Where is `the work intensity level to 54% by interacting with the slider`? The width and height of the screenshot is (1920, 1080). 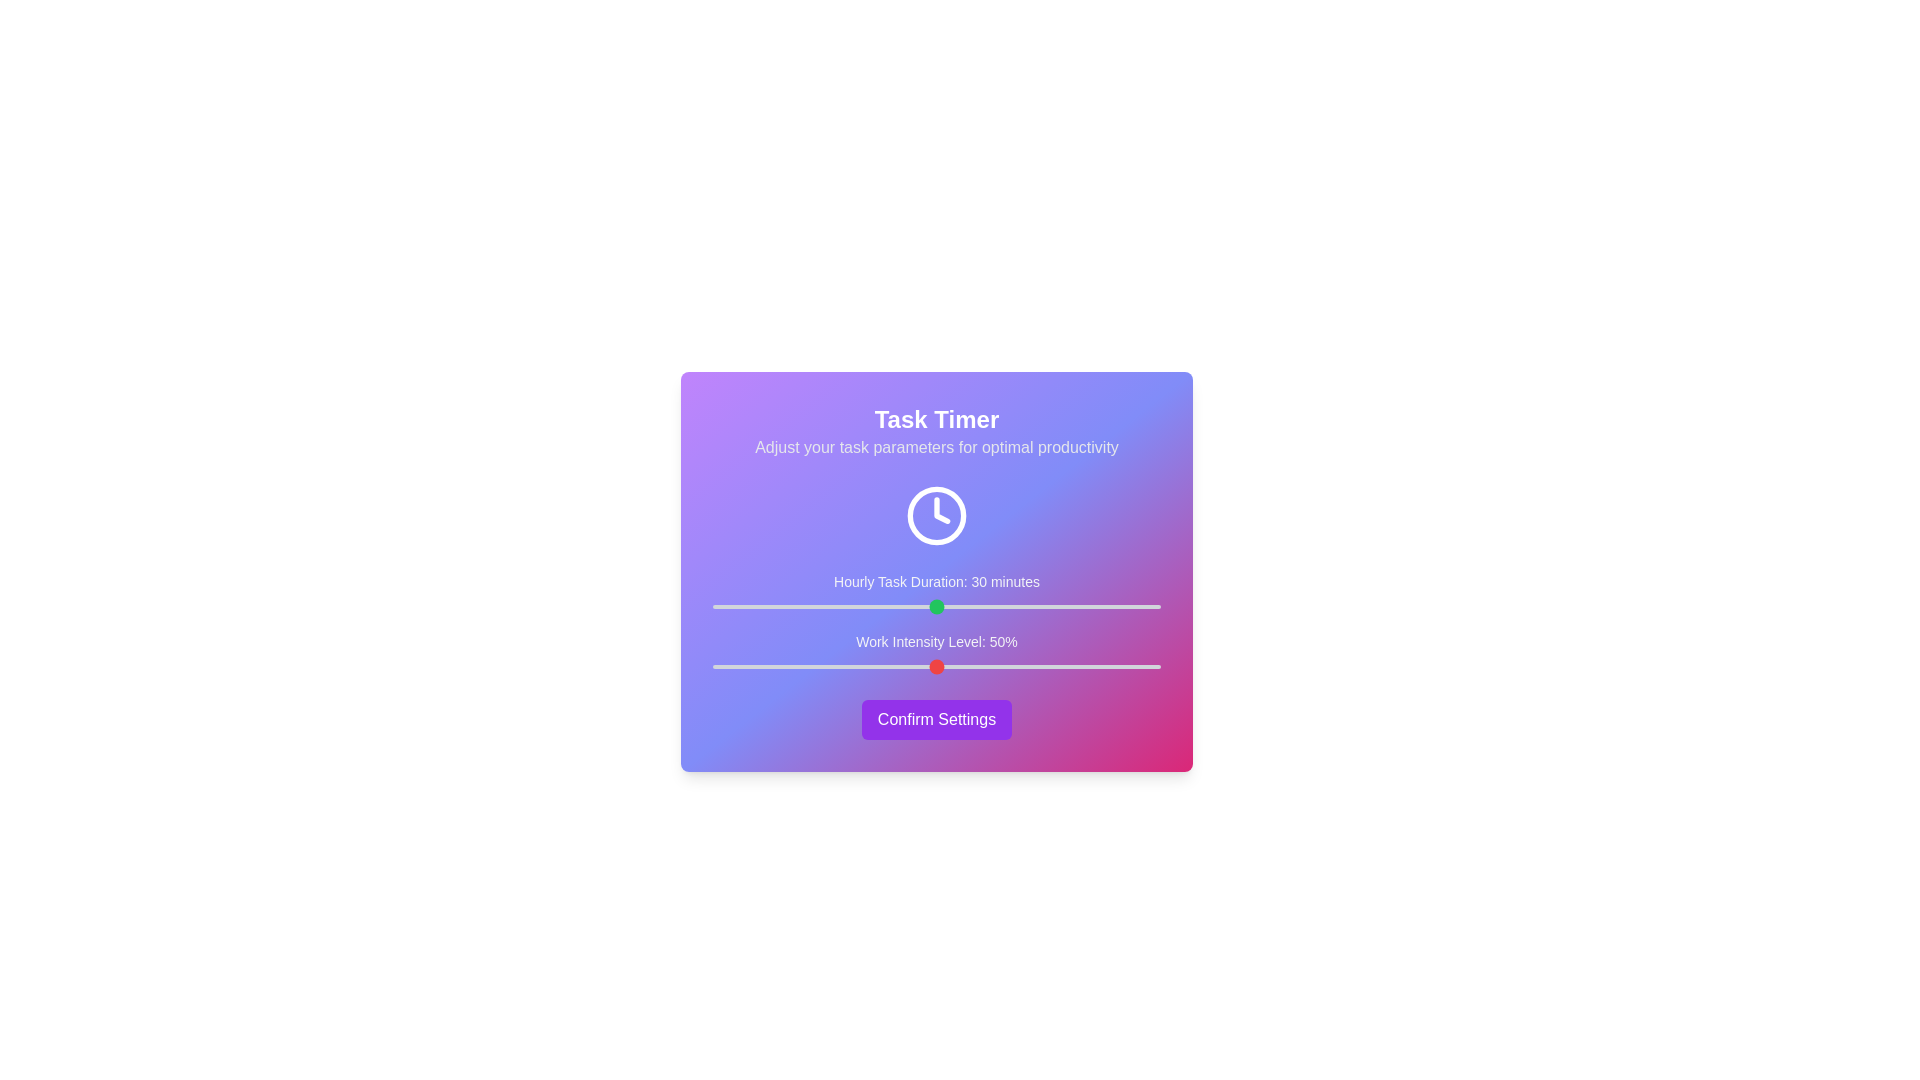
the work intensity level to 54% by interacting with the slider is located at coordinates (954, 667).